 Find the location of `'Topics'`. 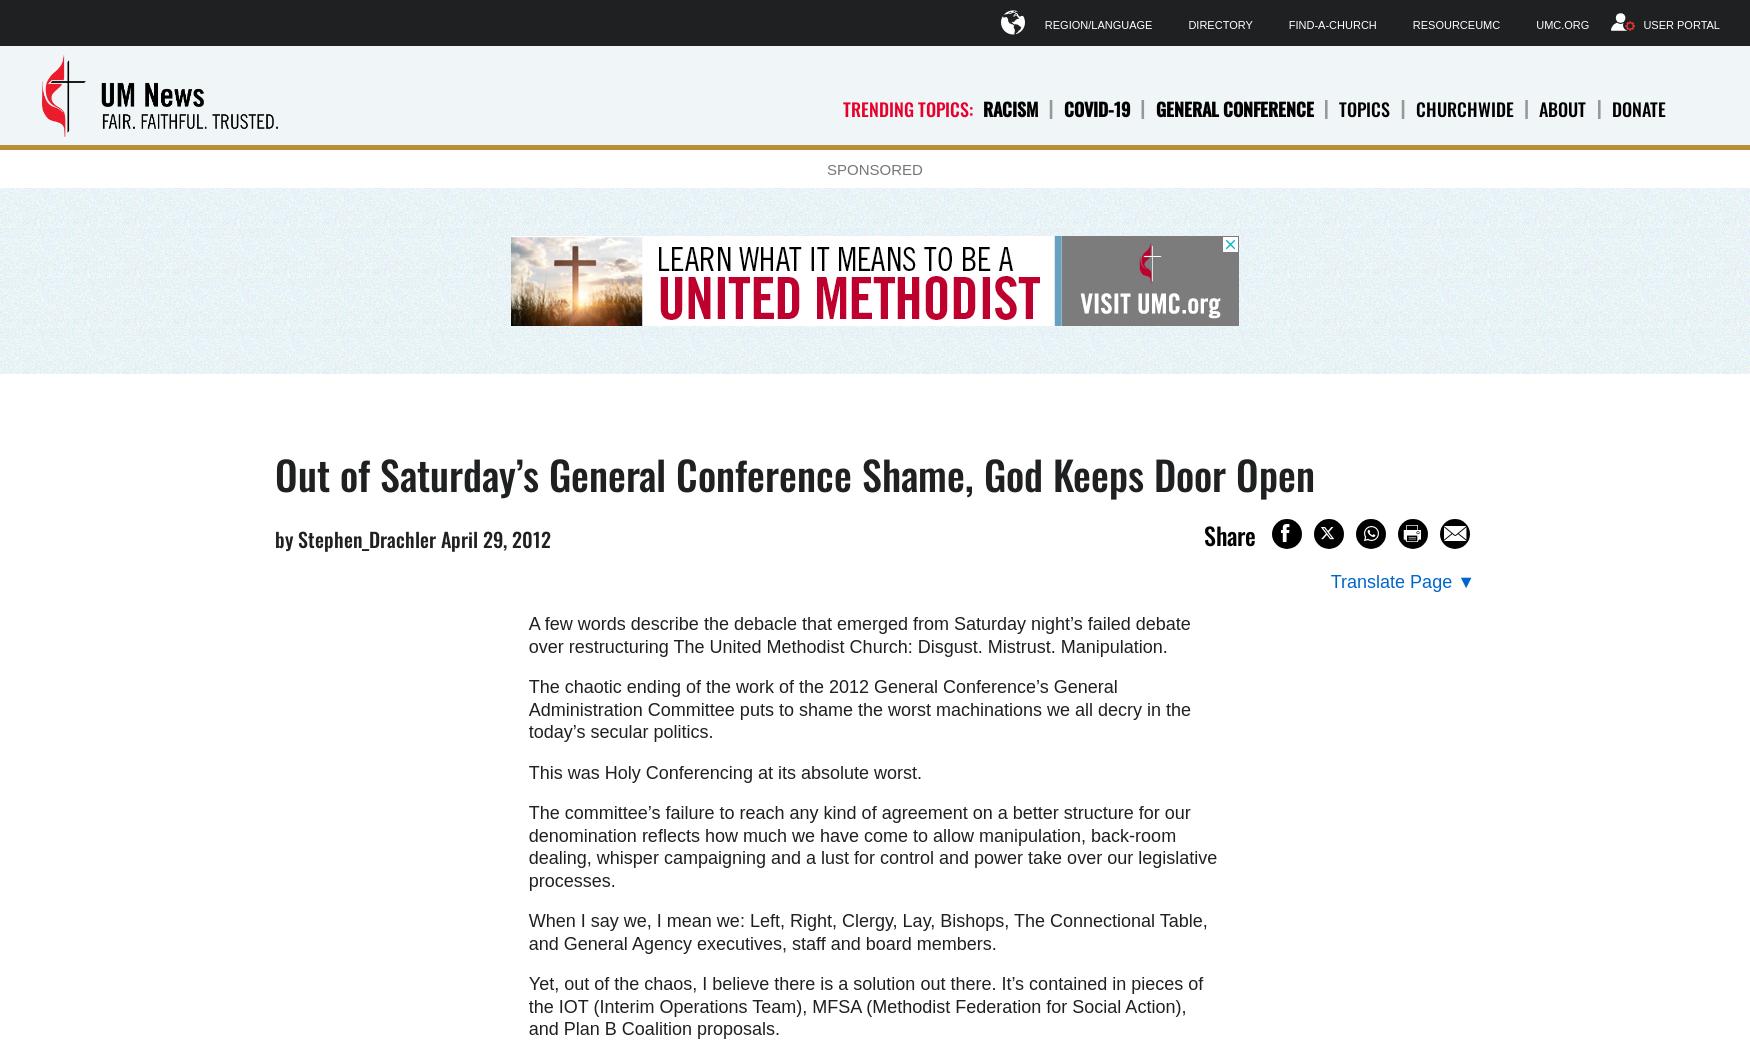

'Topics' is located at coordinates (1364, 107).